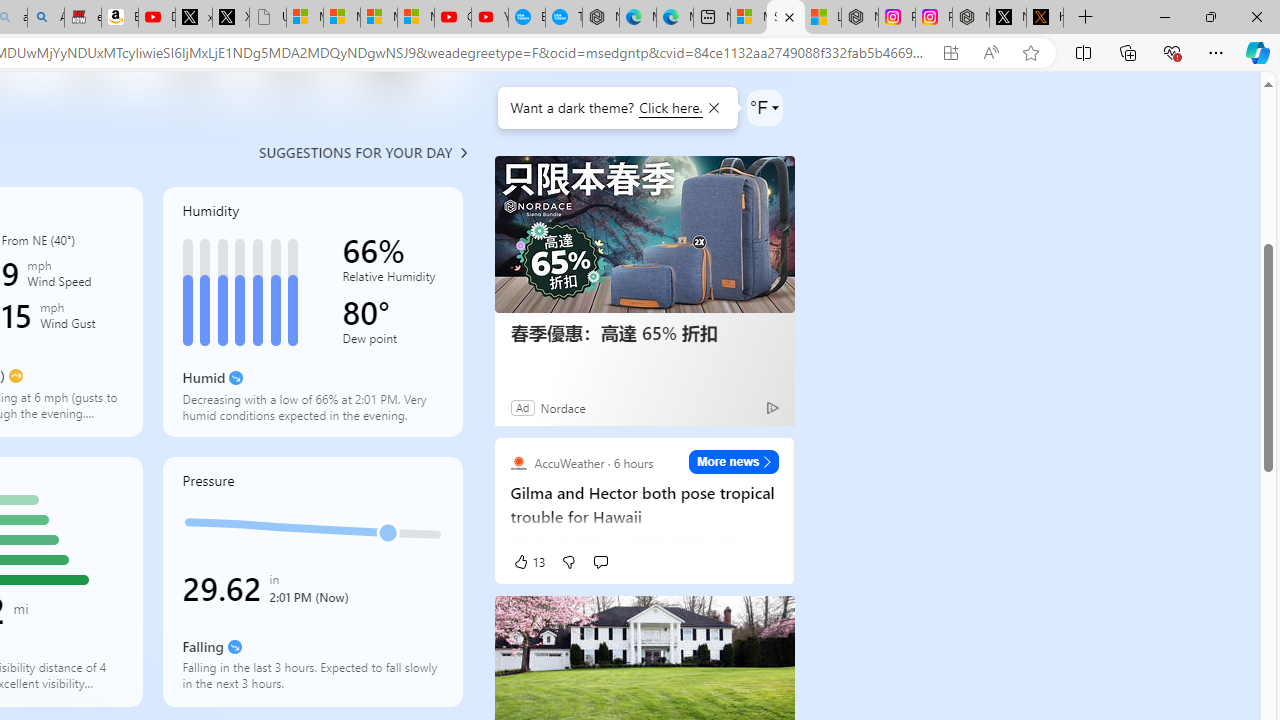  Describe the element at coordinates (599, 17) in the screenshot. I see `'Nordace - Nordace has arrived Hong Kong'` at that location.